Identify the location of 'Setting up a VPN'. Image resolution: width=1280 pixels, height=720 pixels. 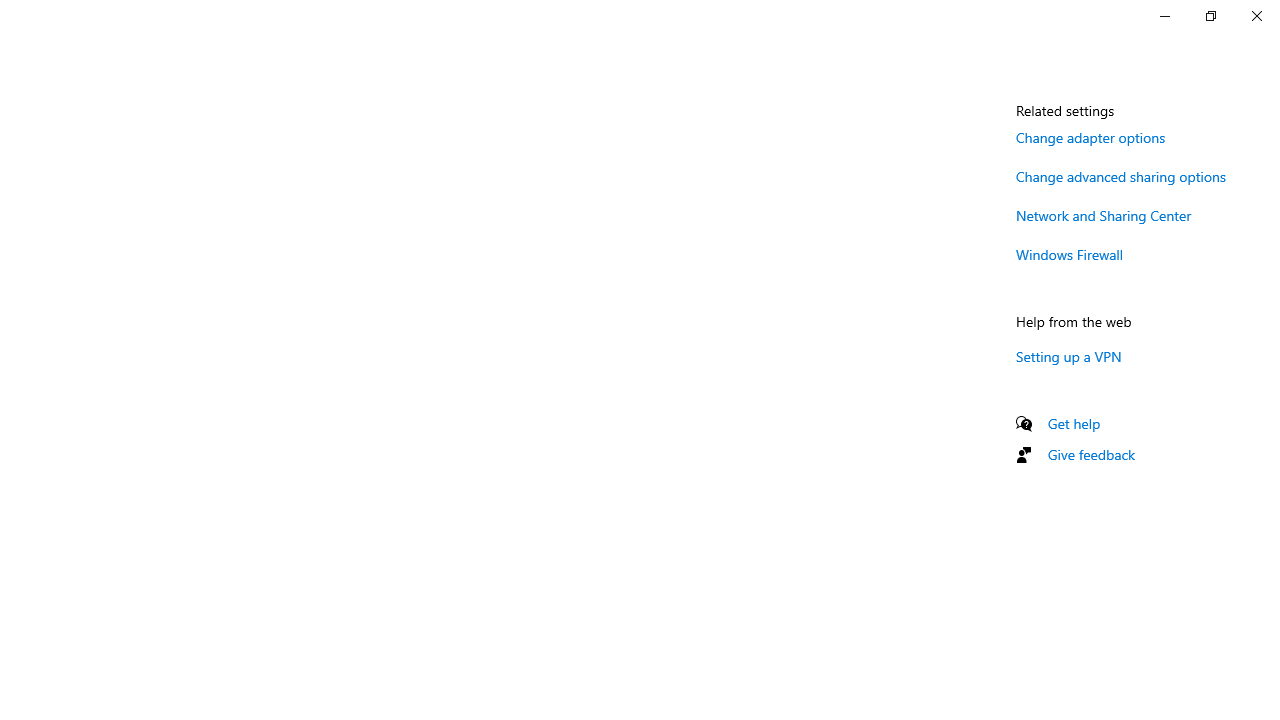
(1068, 355).